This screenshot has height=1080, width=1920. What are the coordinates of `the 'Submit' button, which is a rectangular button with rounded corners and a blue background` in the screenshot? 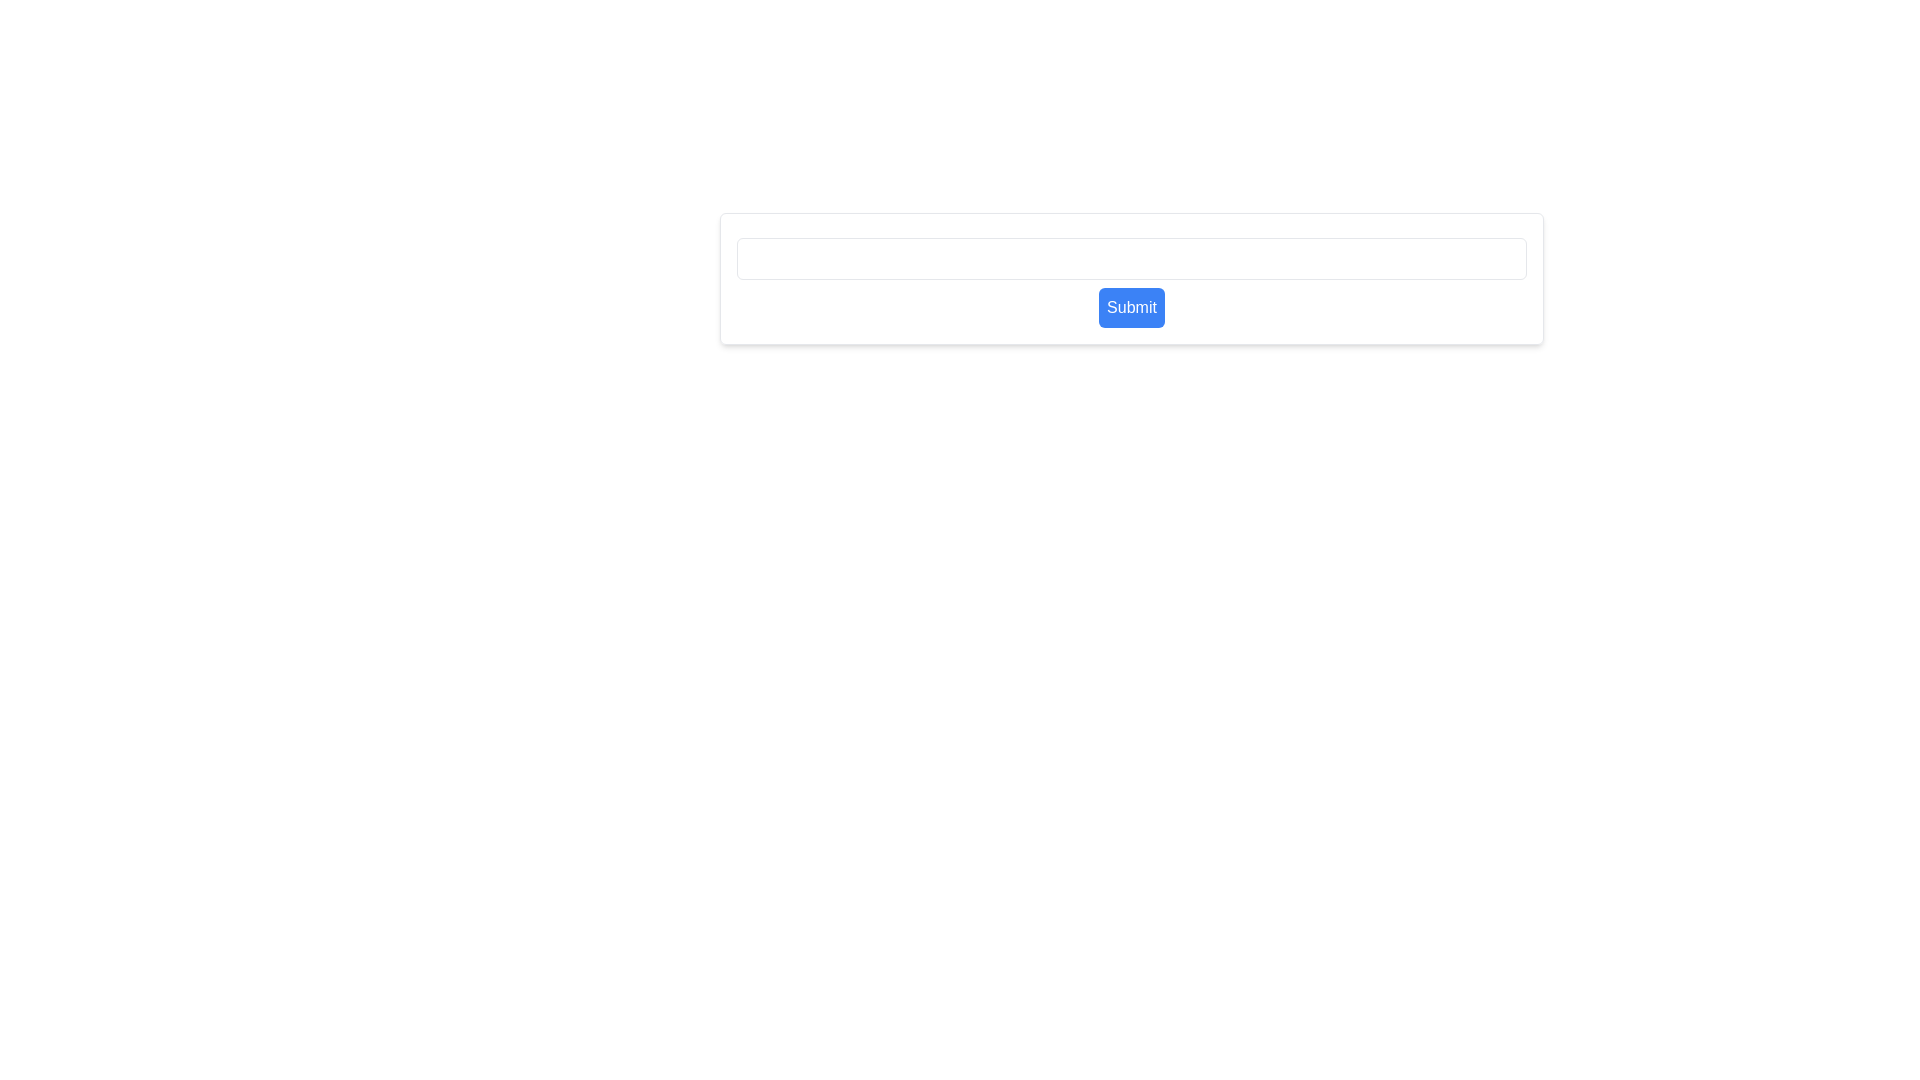 It's located at (1132, 308).